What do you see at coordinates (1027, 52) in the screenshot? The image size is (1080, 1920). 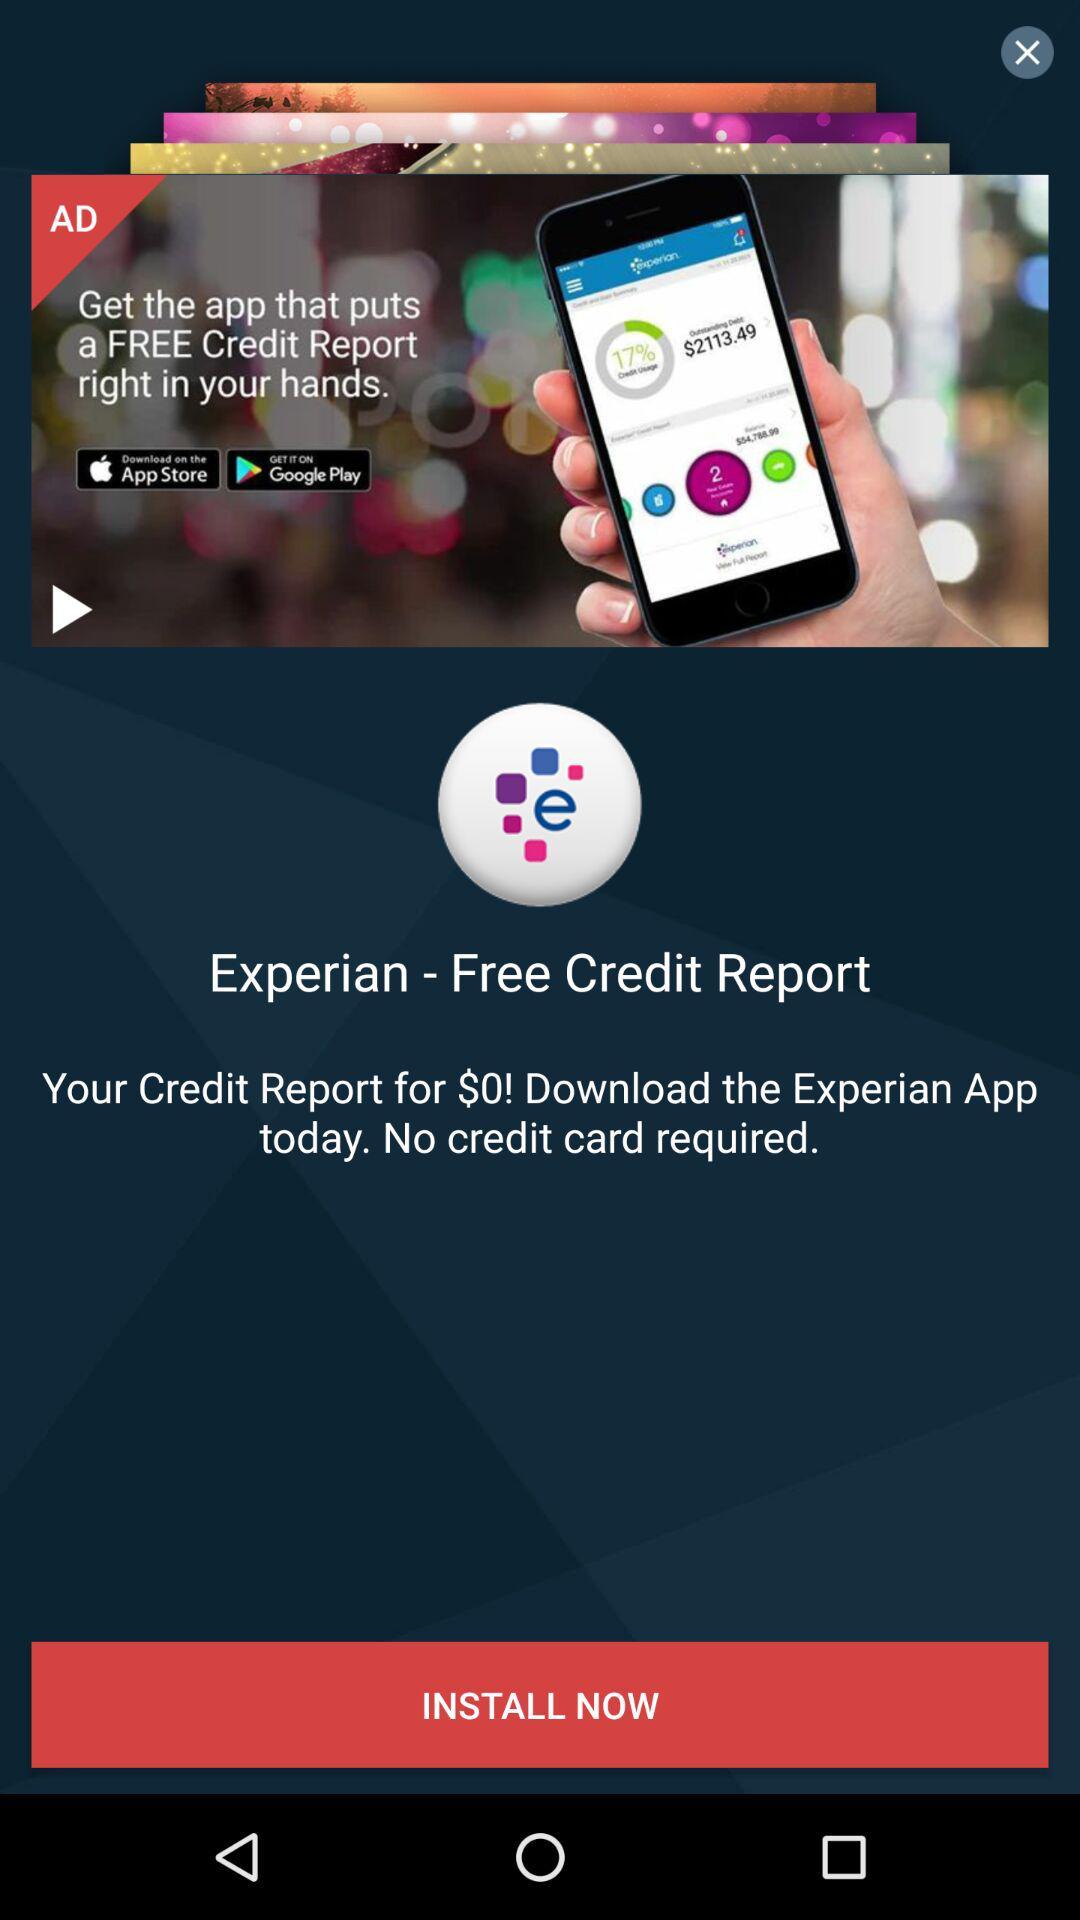 I see `the close icon` at bounding box center [1027, 52].